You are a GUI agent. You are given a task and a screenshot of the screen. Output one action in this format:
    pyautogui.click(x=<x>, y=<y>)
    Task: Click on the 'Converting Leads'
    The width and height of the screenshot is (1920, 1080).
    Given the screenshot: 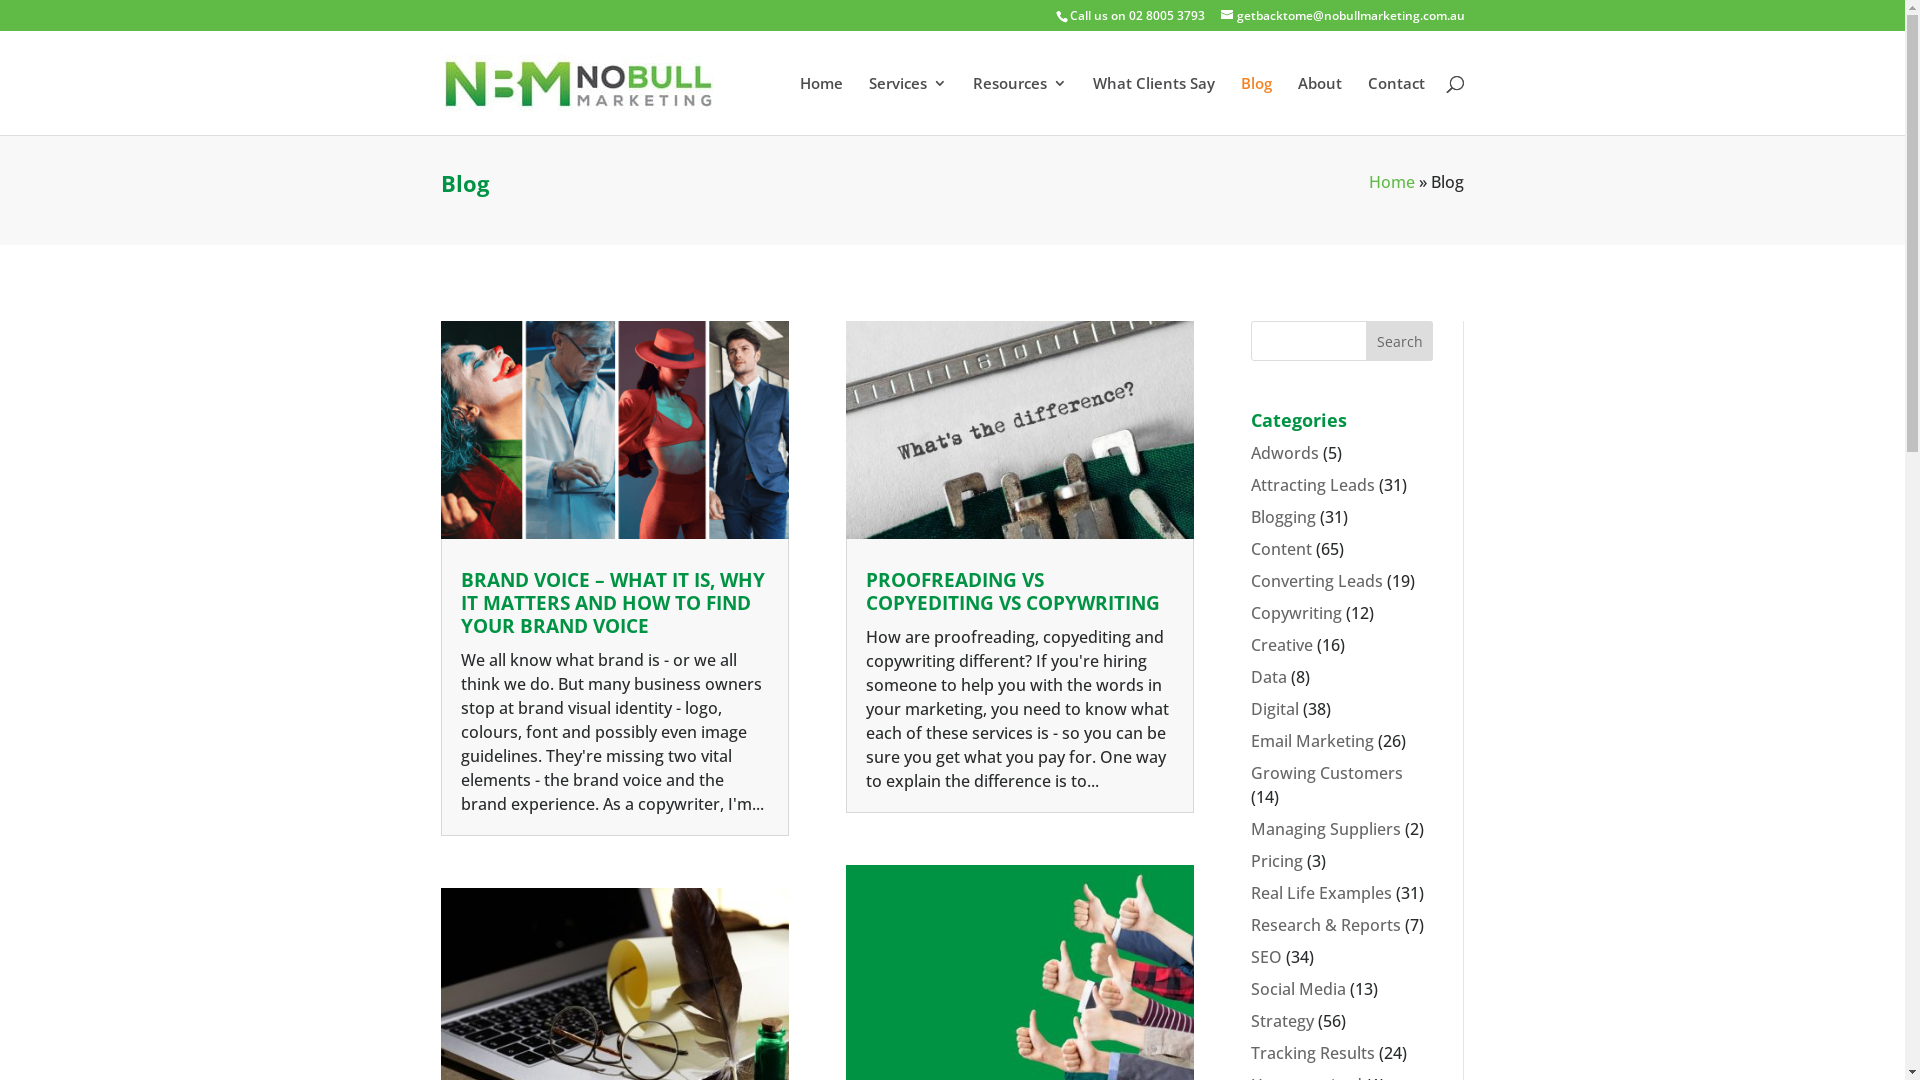 What is the action you would take?
    pyautogui.click(x=1316, y=581)
    